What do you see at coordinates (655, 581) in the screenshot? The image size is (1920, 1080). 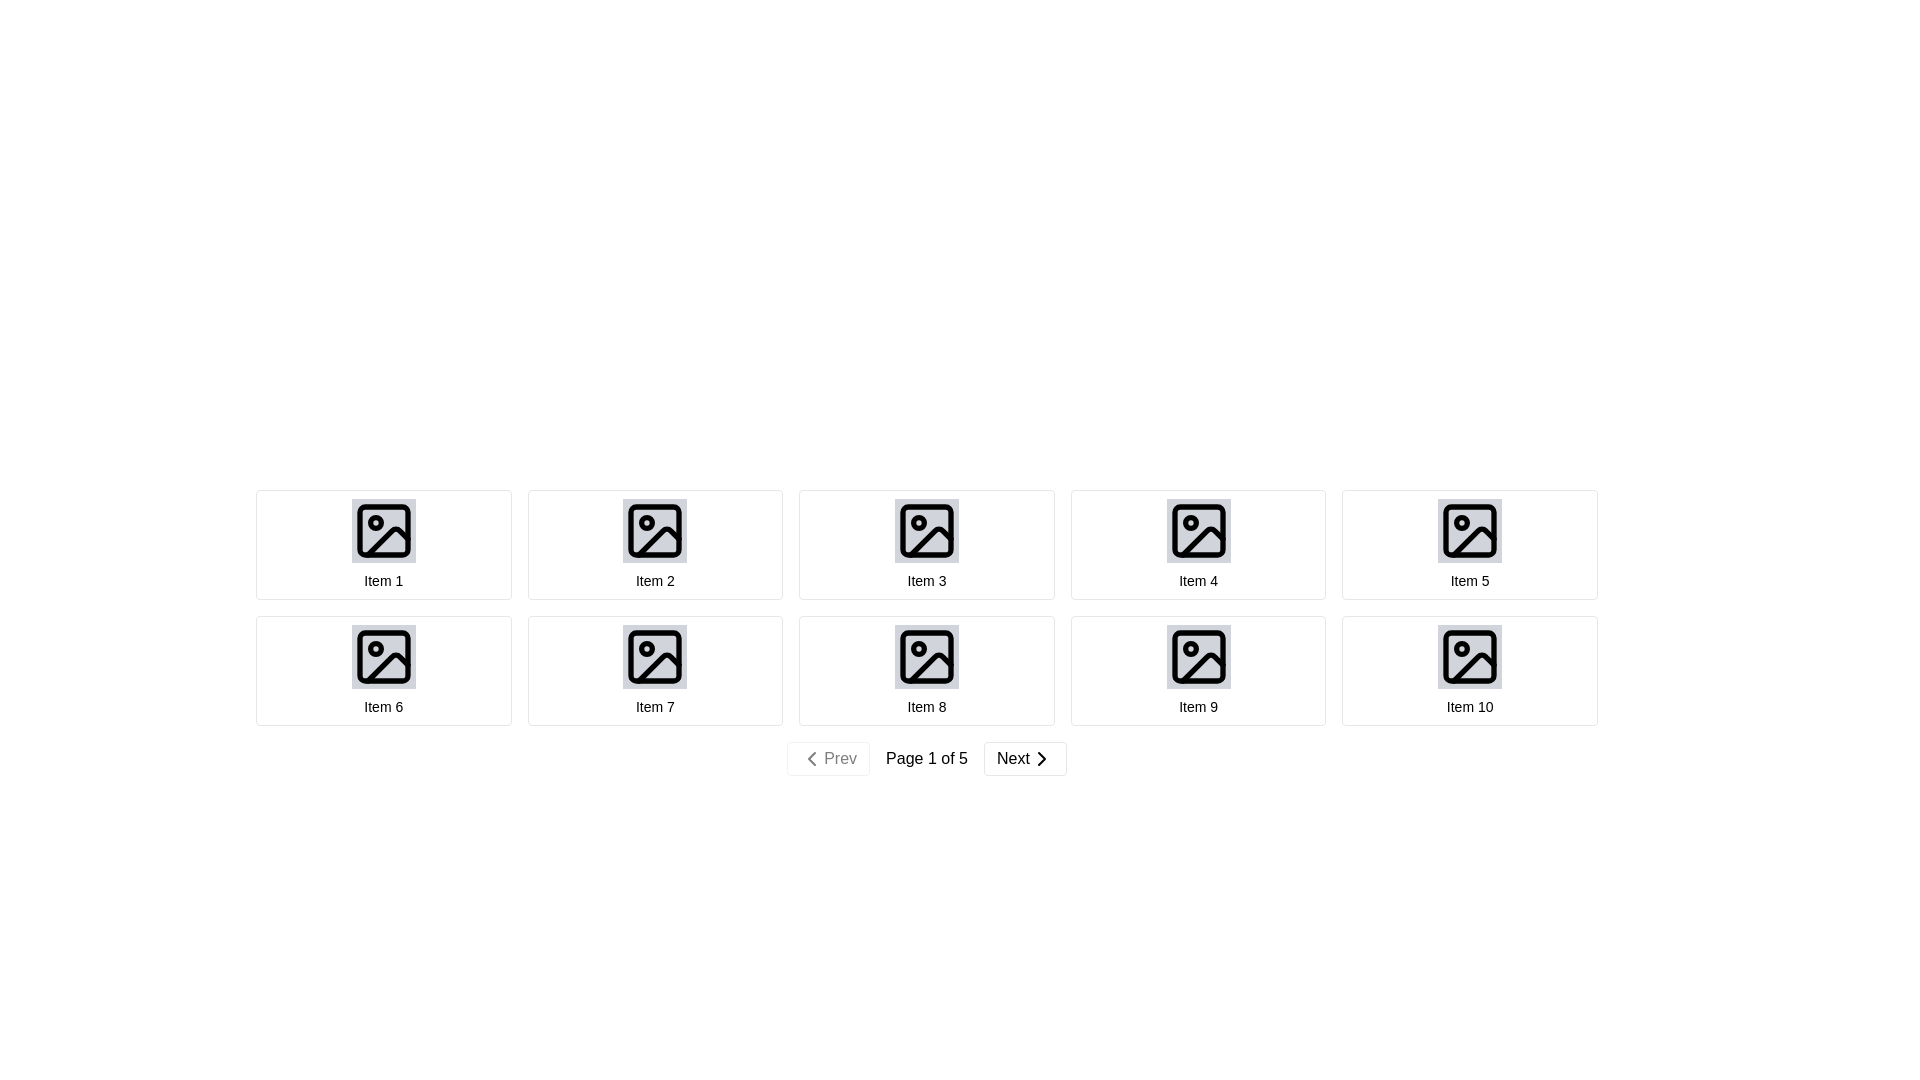 I see `the Text Label that identifies 'Item 2', which is located below the associated image in the second item of a horizontally-arranged grid` at bounding box center [655, 581].